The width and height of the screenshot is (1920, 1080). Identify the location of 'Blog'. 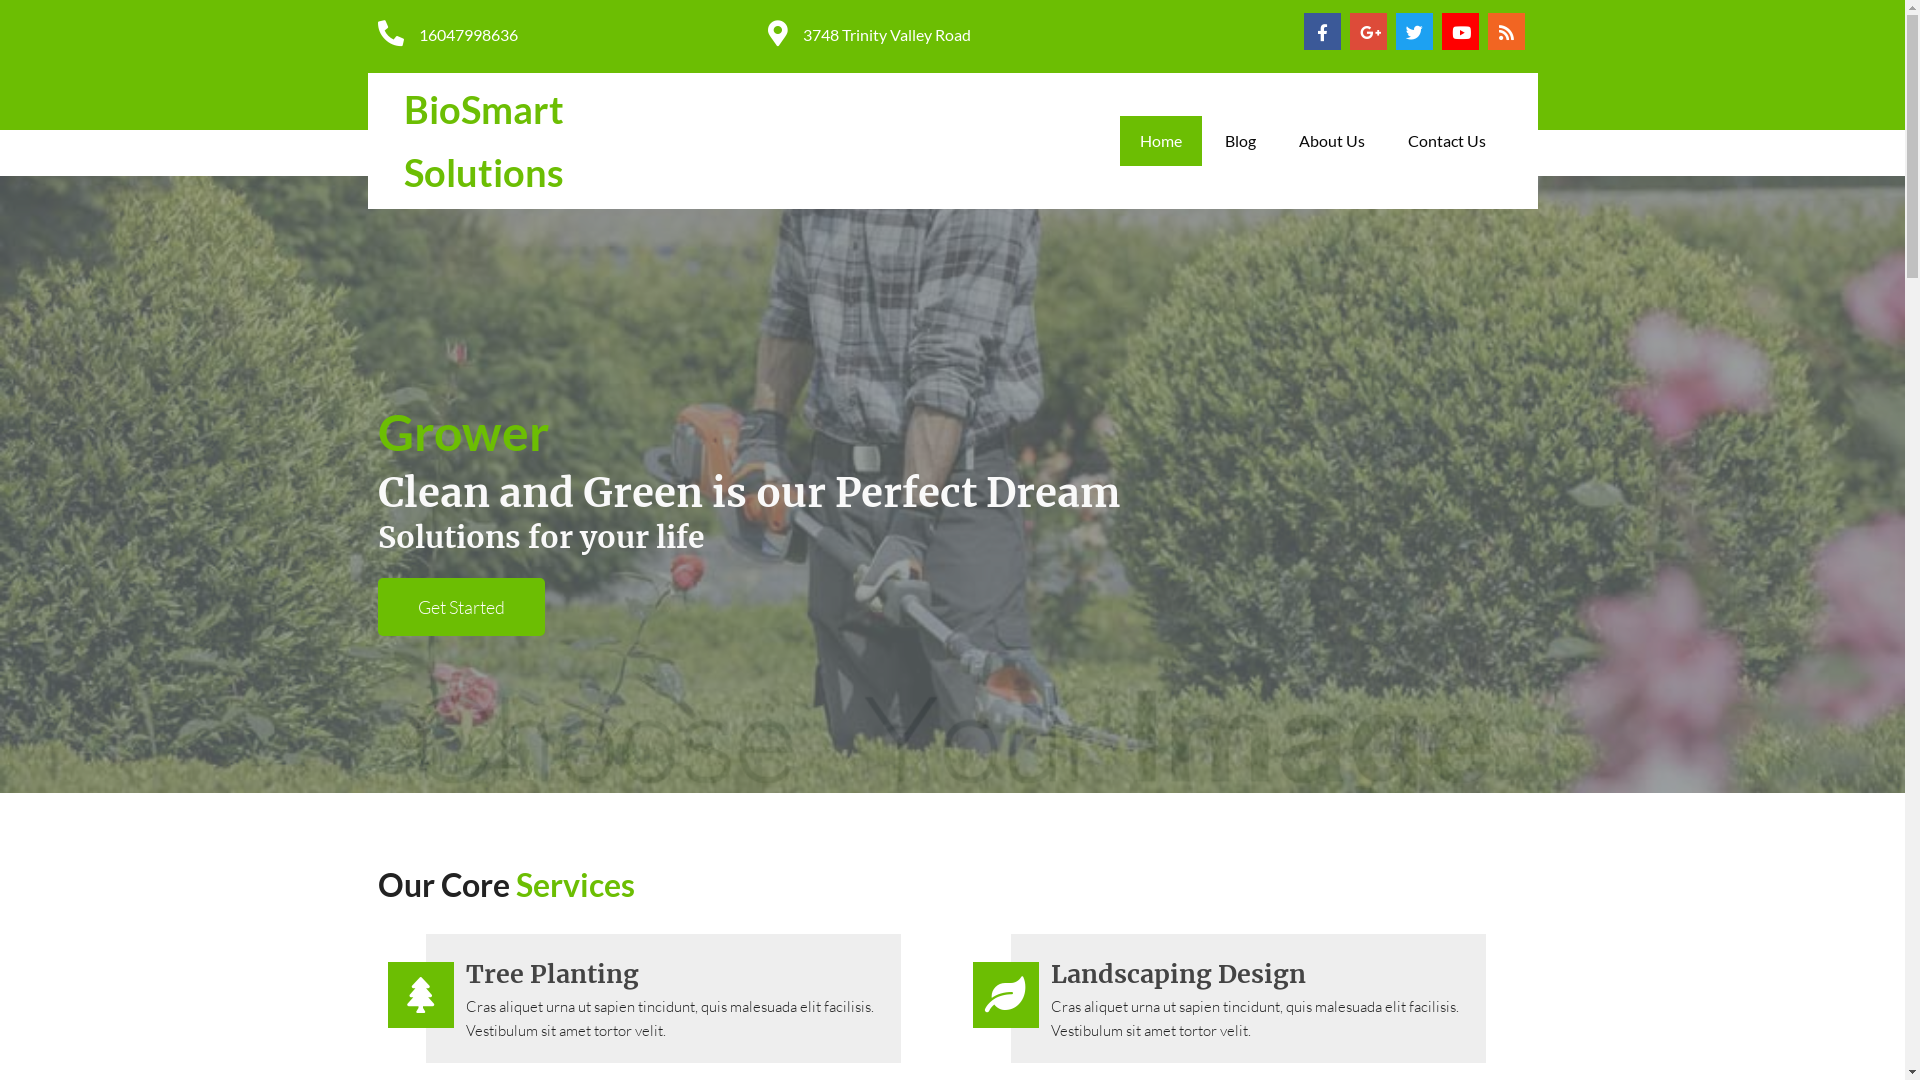
(1238, 140).